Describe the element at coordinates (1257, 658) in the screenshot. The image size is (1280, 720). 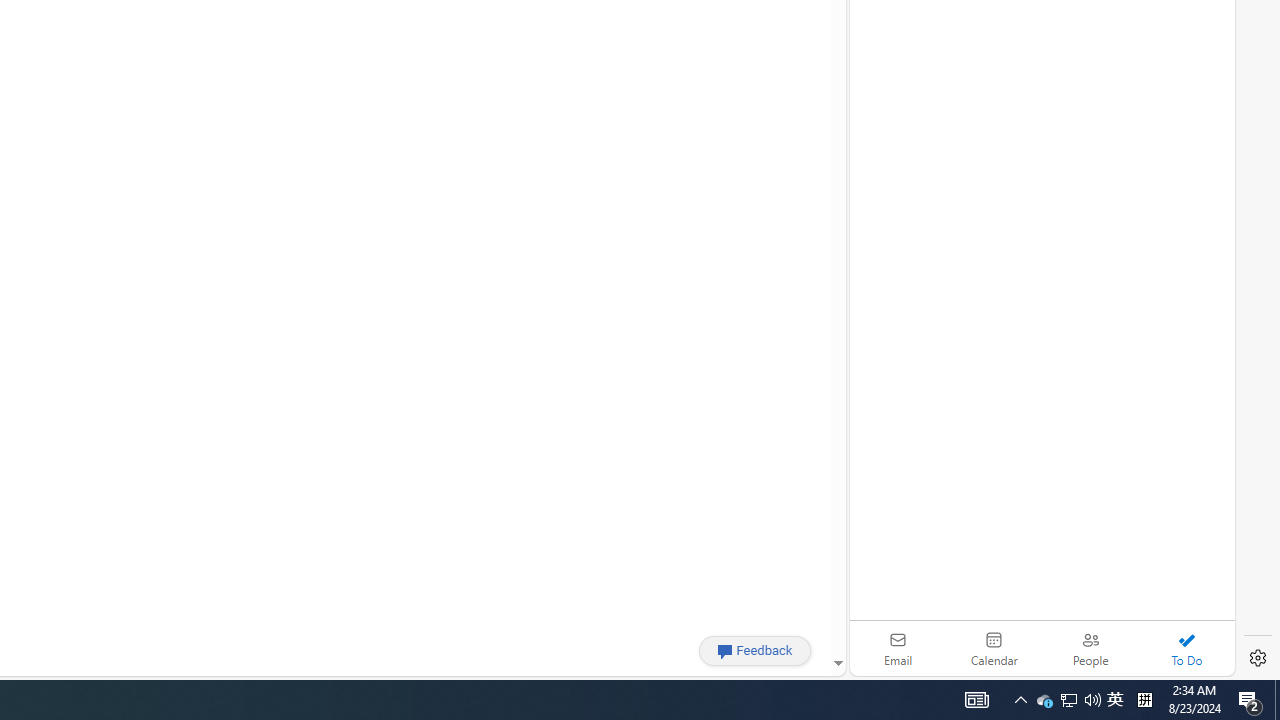
I see `'Settings'` at that location.